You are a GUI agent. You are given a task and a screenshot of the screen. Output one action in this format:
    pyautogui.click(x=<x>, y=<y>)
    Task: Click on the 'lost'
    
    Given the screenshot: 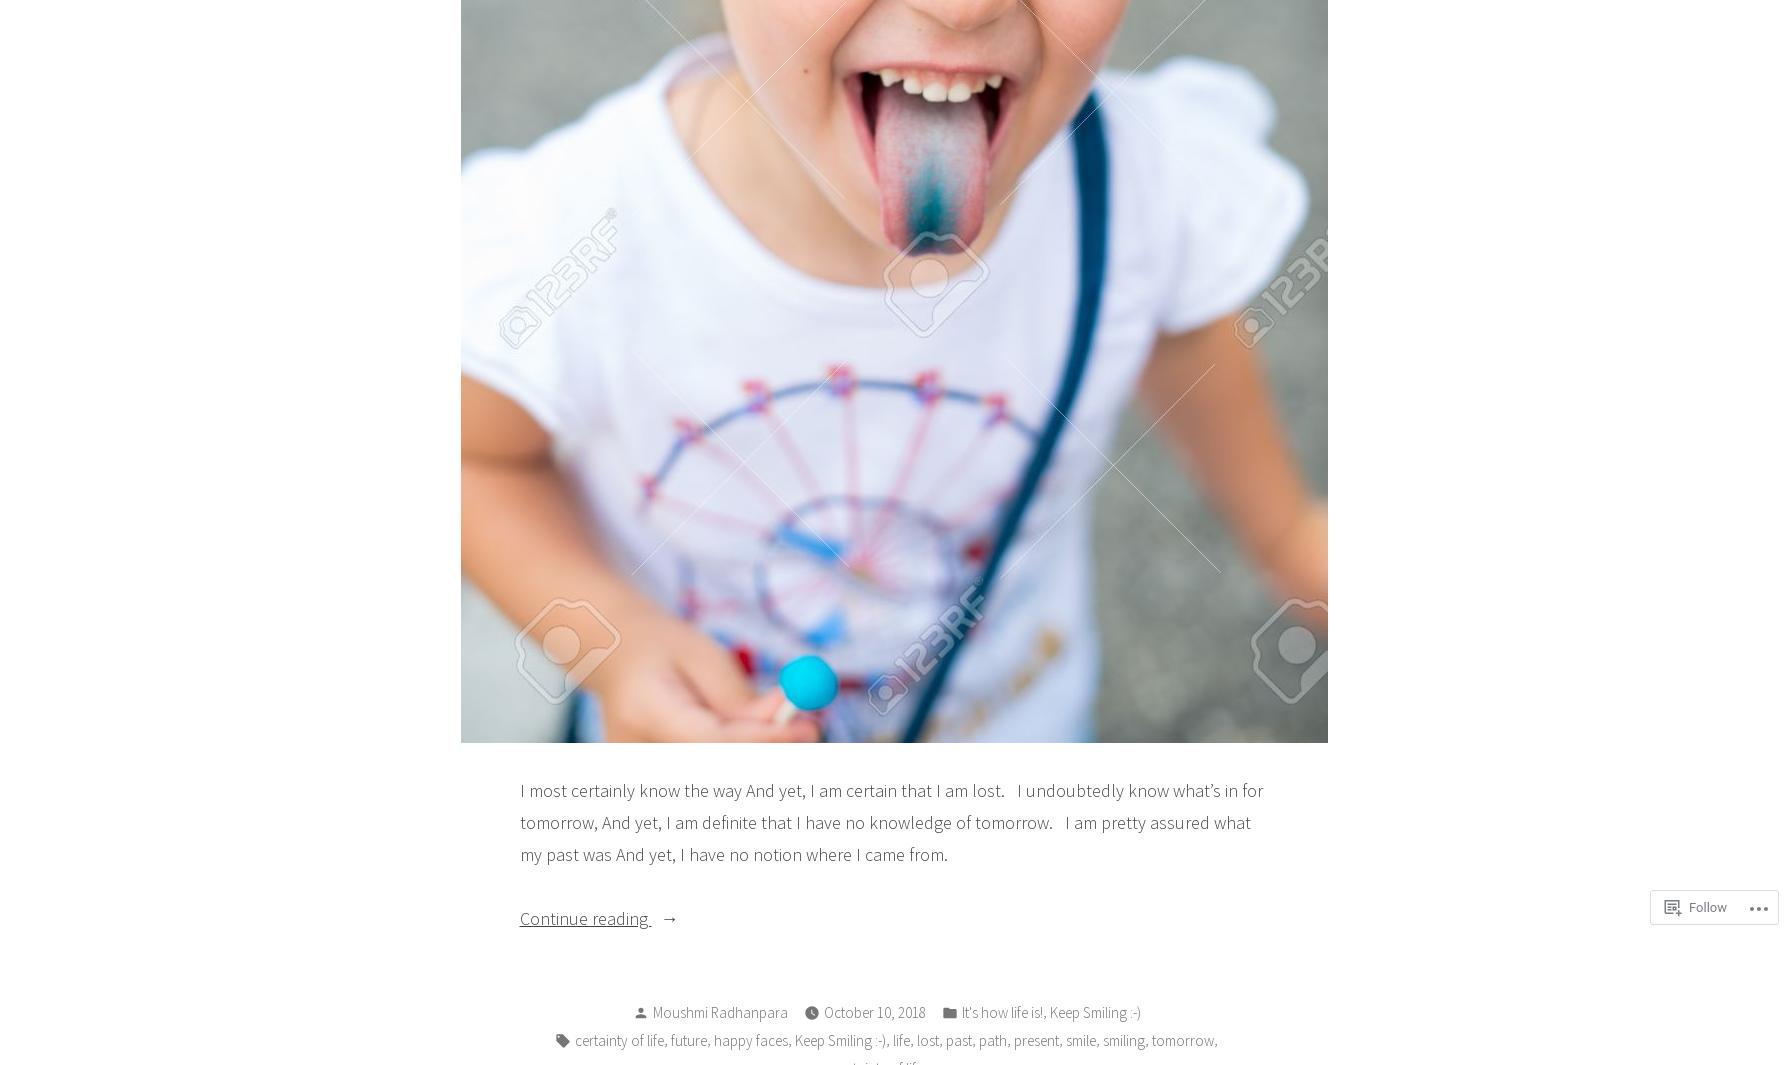 What is the action you would take?
    pyautogui.click(x=926, y=1039)
    